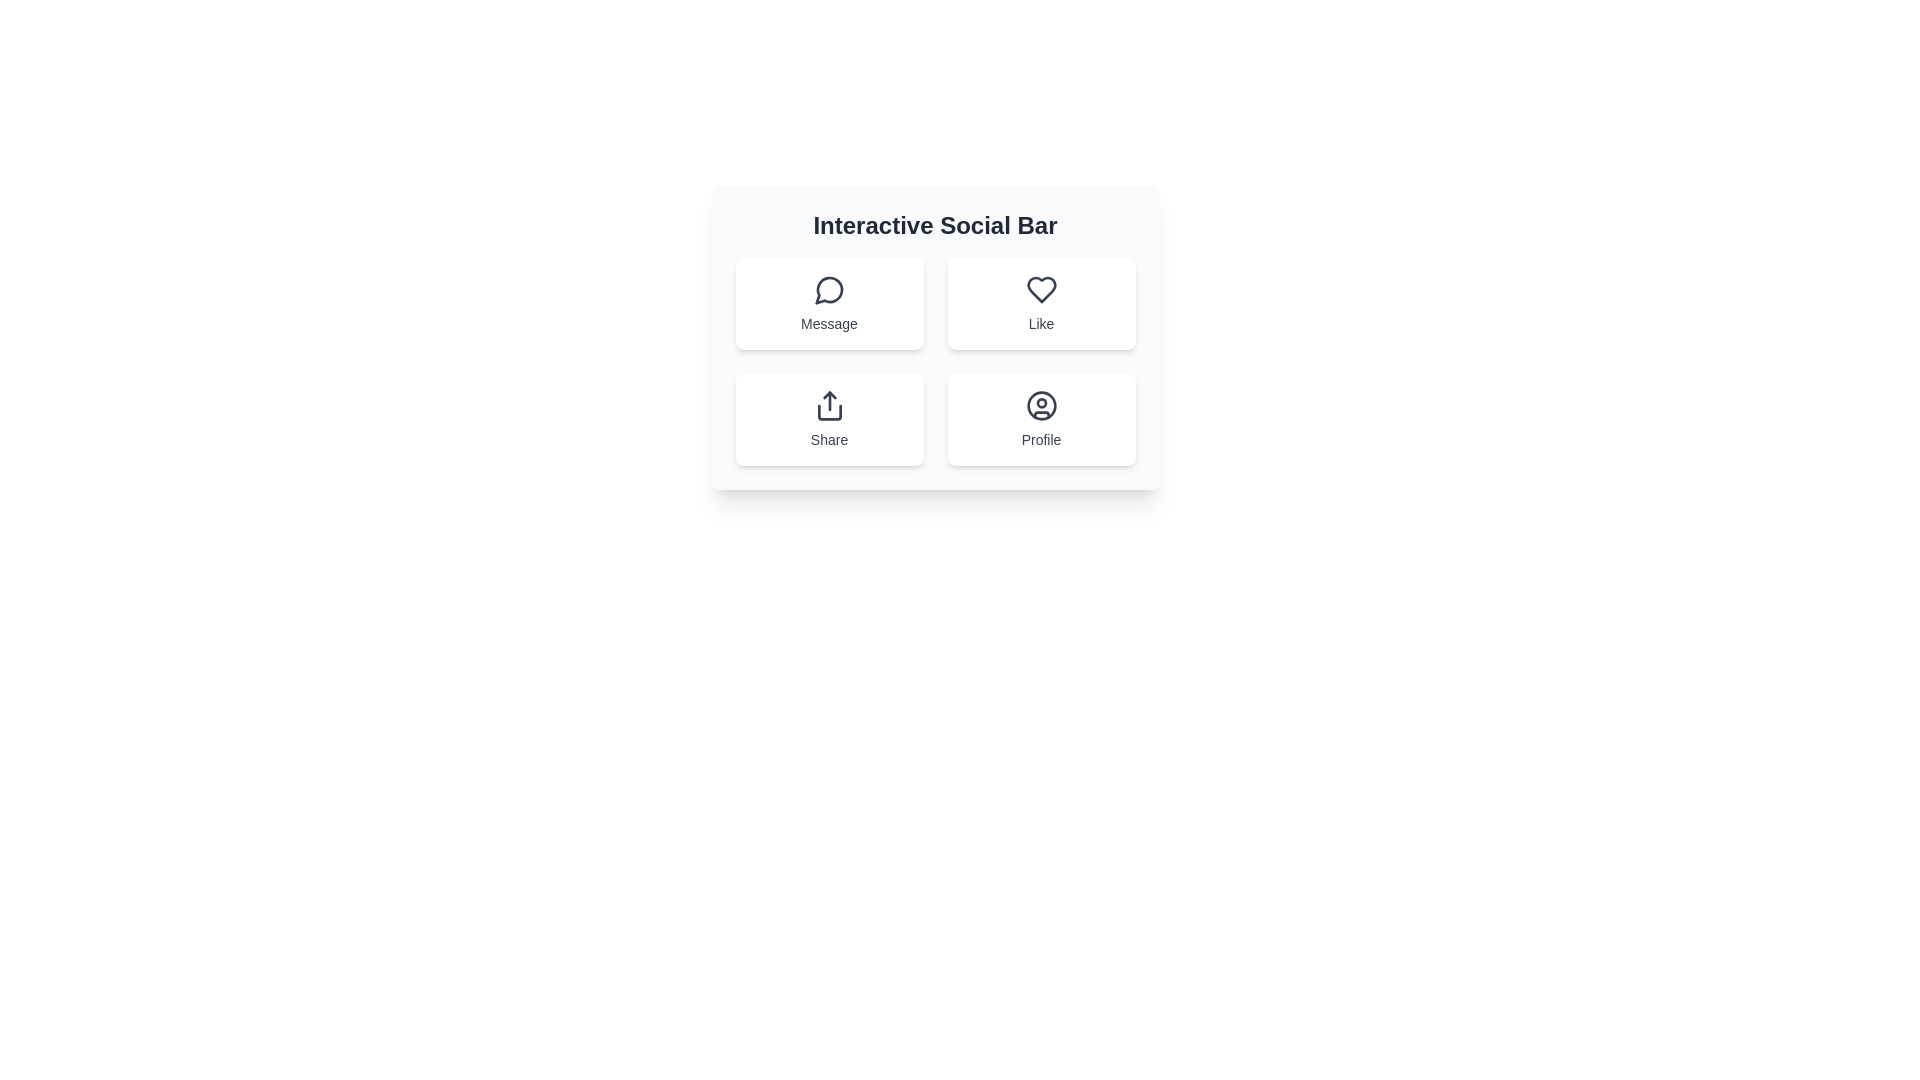  I want to click on the 'Share' icon located in the lower-left quadrant of the 'Interactive Social Bar' panel, so click(829, 405).